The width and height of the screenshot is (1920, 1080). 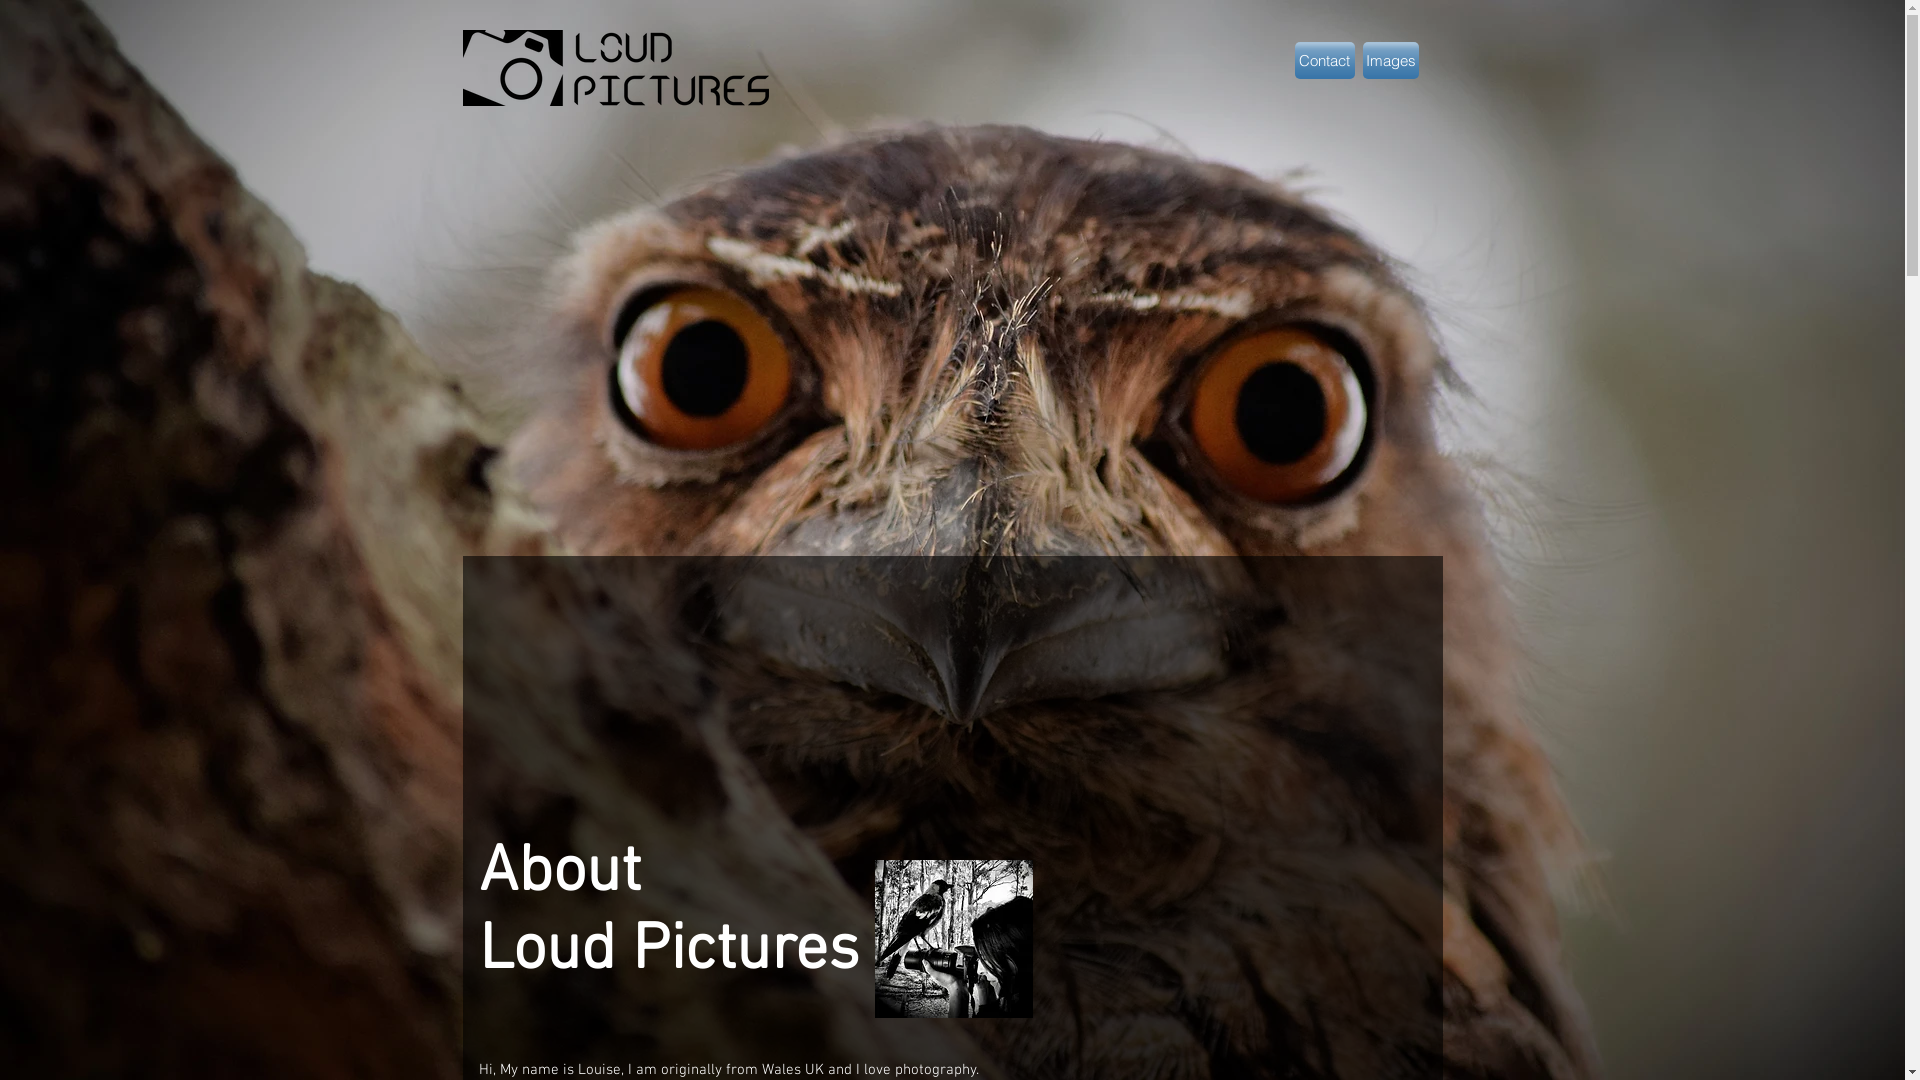 I want to click on 'Contact', so click(x=1324, y=59).